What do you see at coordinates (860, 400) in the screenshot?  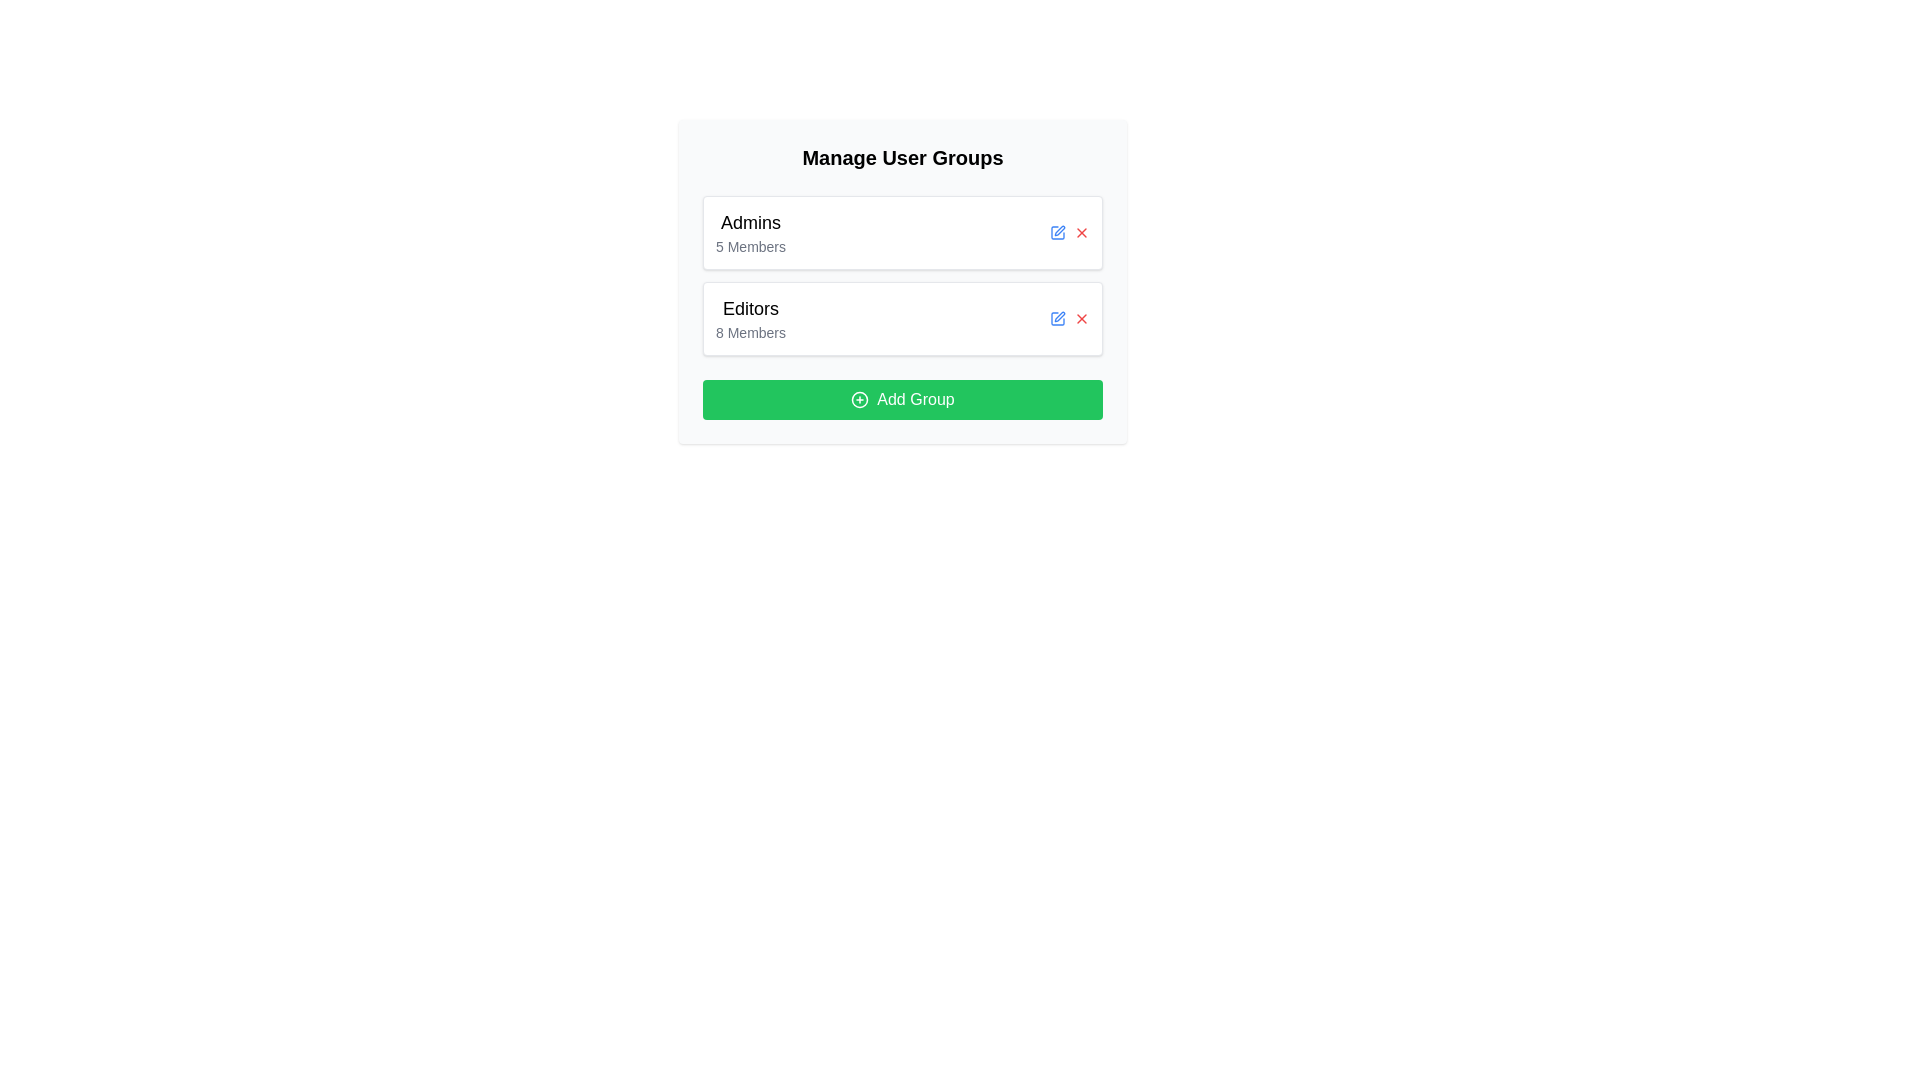 I see `the circular graphic SVG element that contains a plus sign, which is part of the icon design located to the left of the 'Add Group' button` at bounding box center [860, 400].